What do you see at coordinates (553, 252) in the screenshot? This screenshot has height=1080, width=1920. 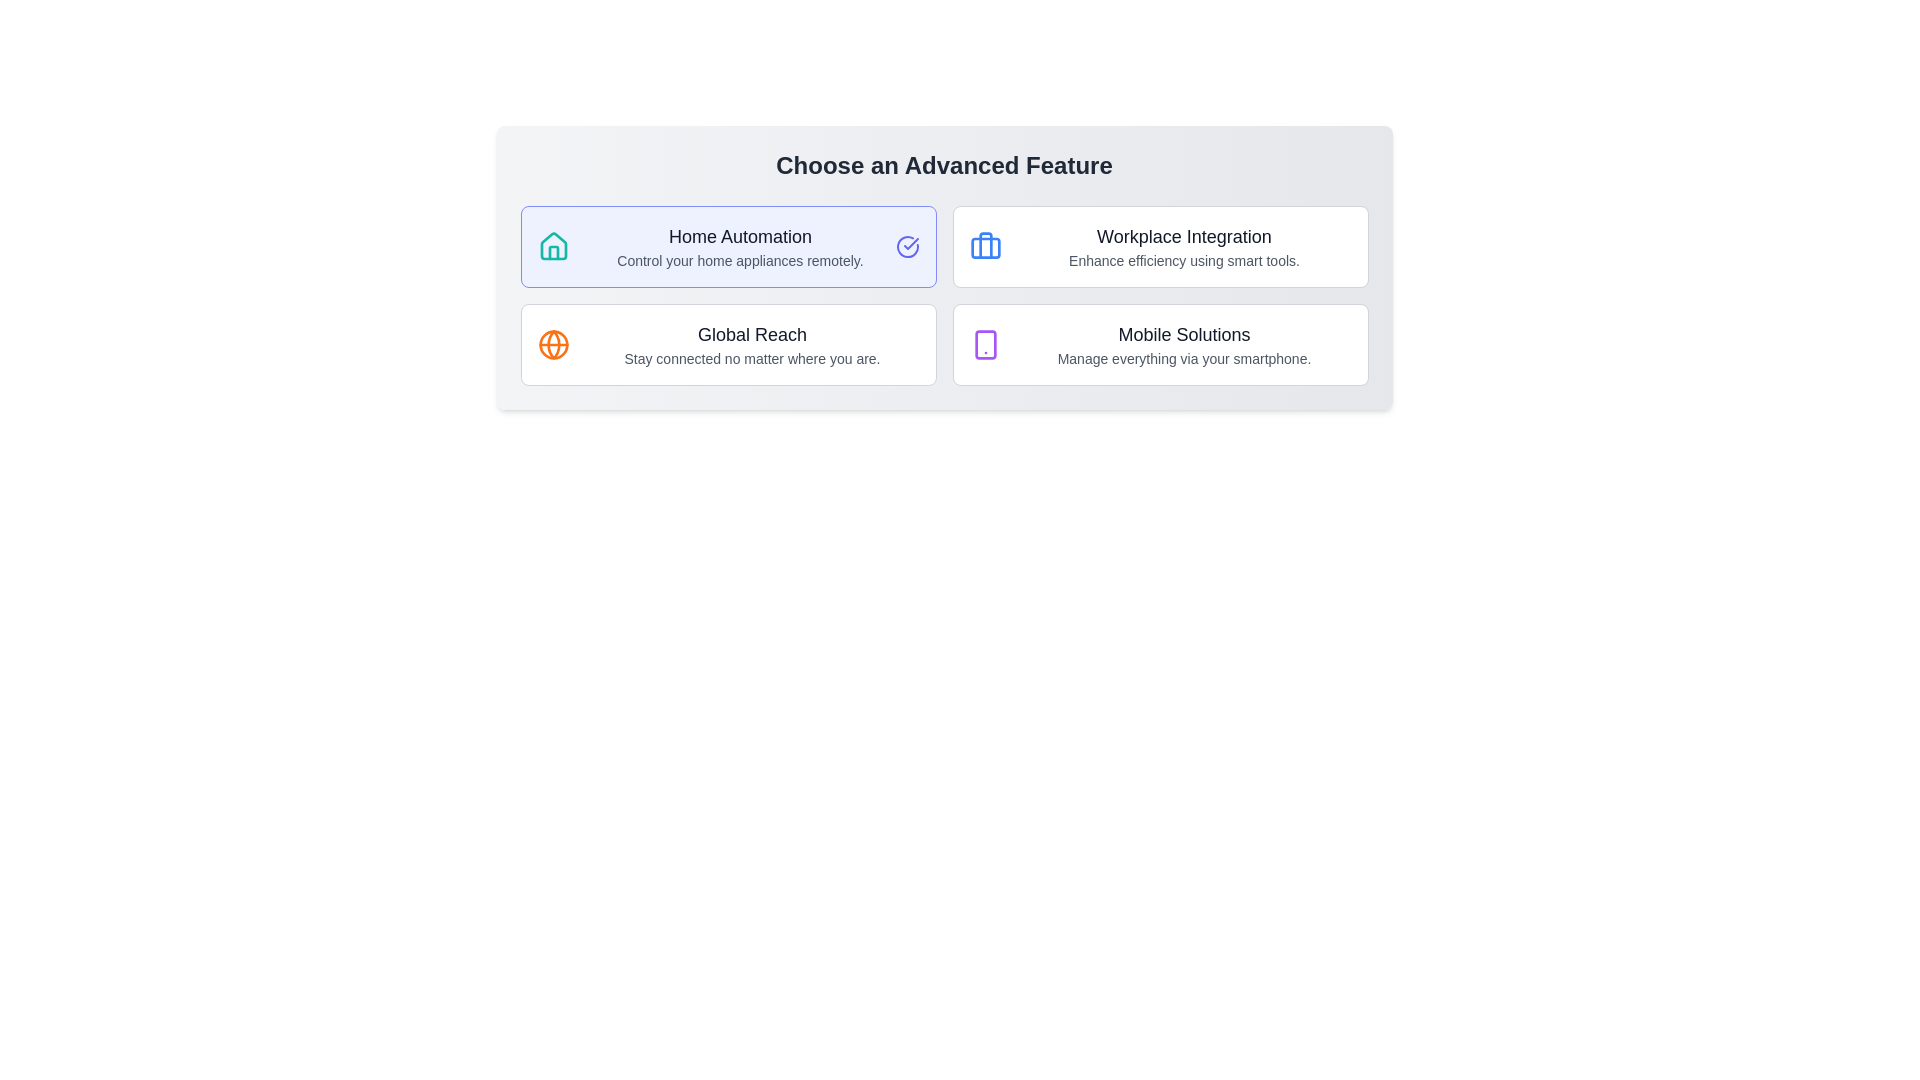 I see `the graphical decoration element representing the house icon, which is centrally located within the SVG component in the 'Home Automation' section` at bounding box center [553, 252].